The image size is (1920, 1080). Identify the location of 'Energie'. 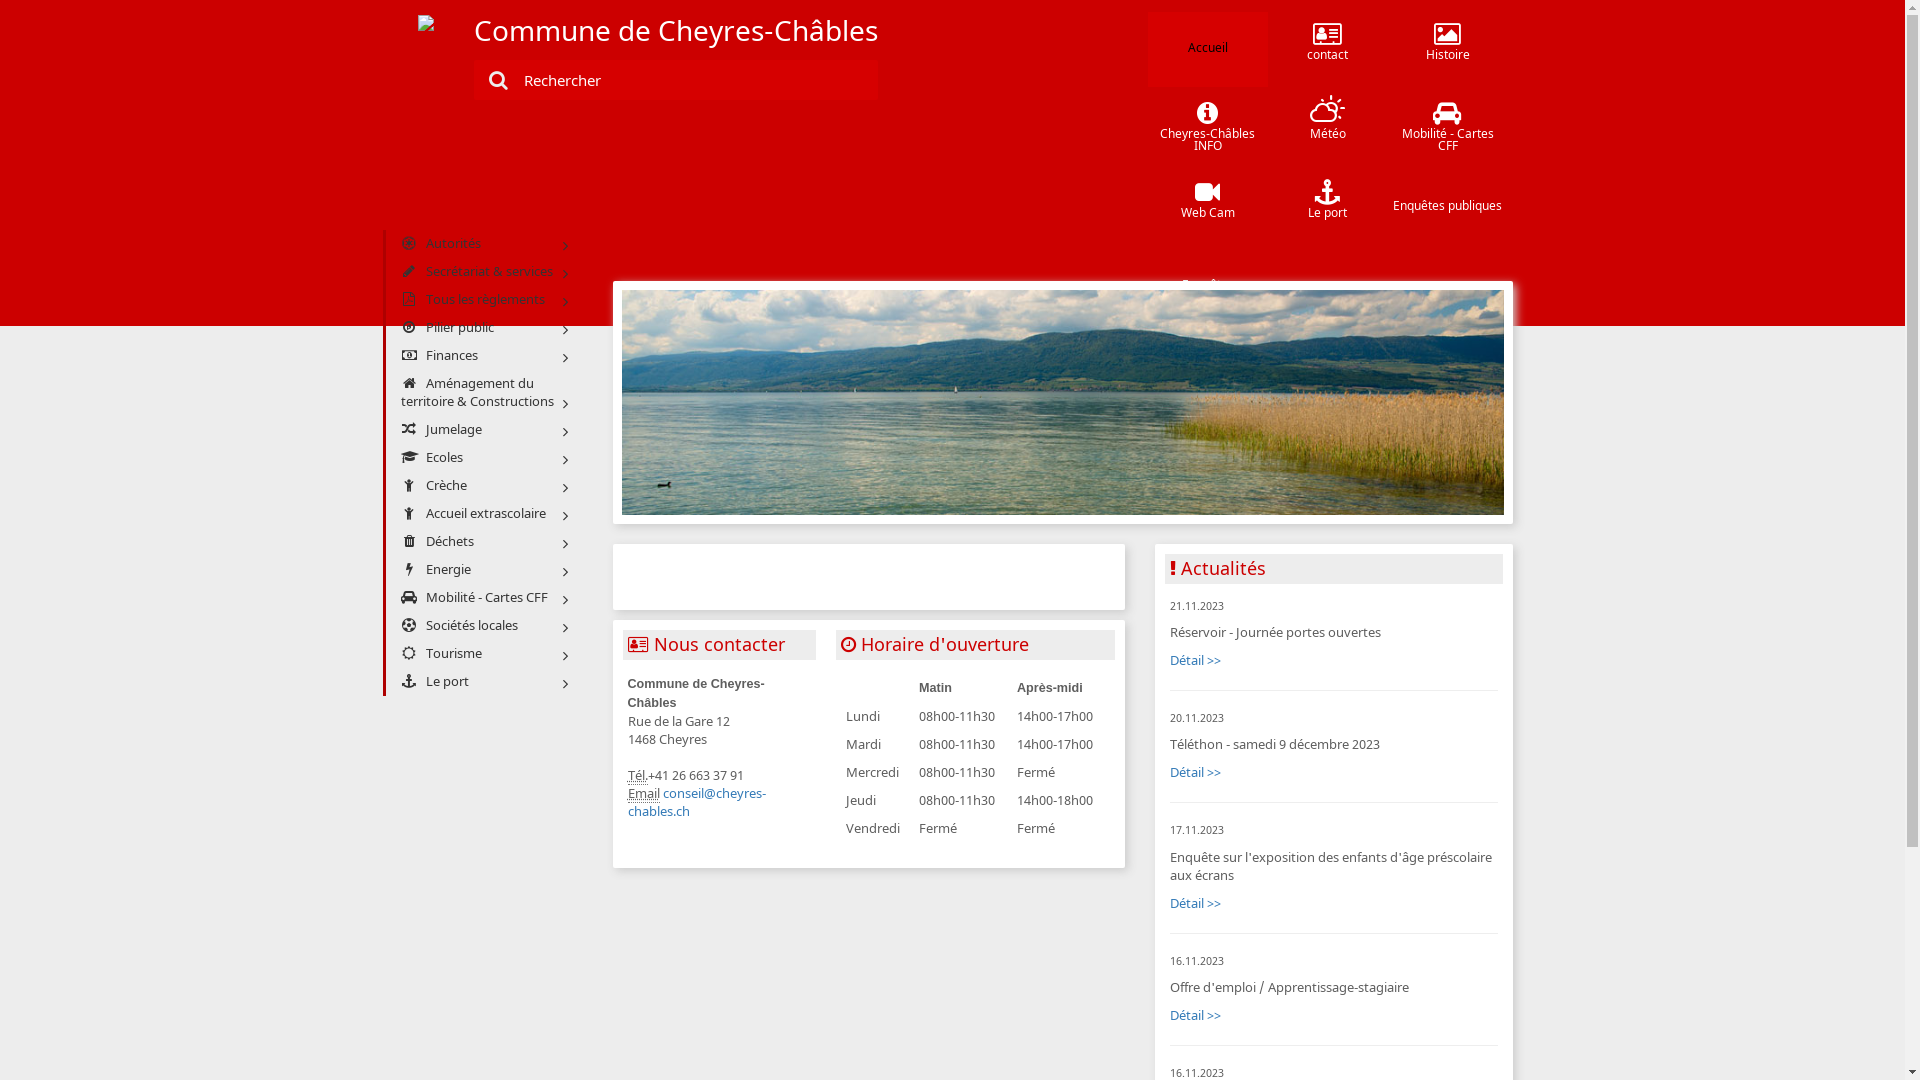
(481, 570).